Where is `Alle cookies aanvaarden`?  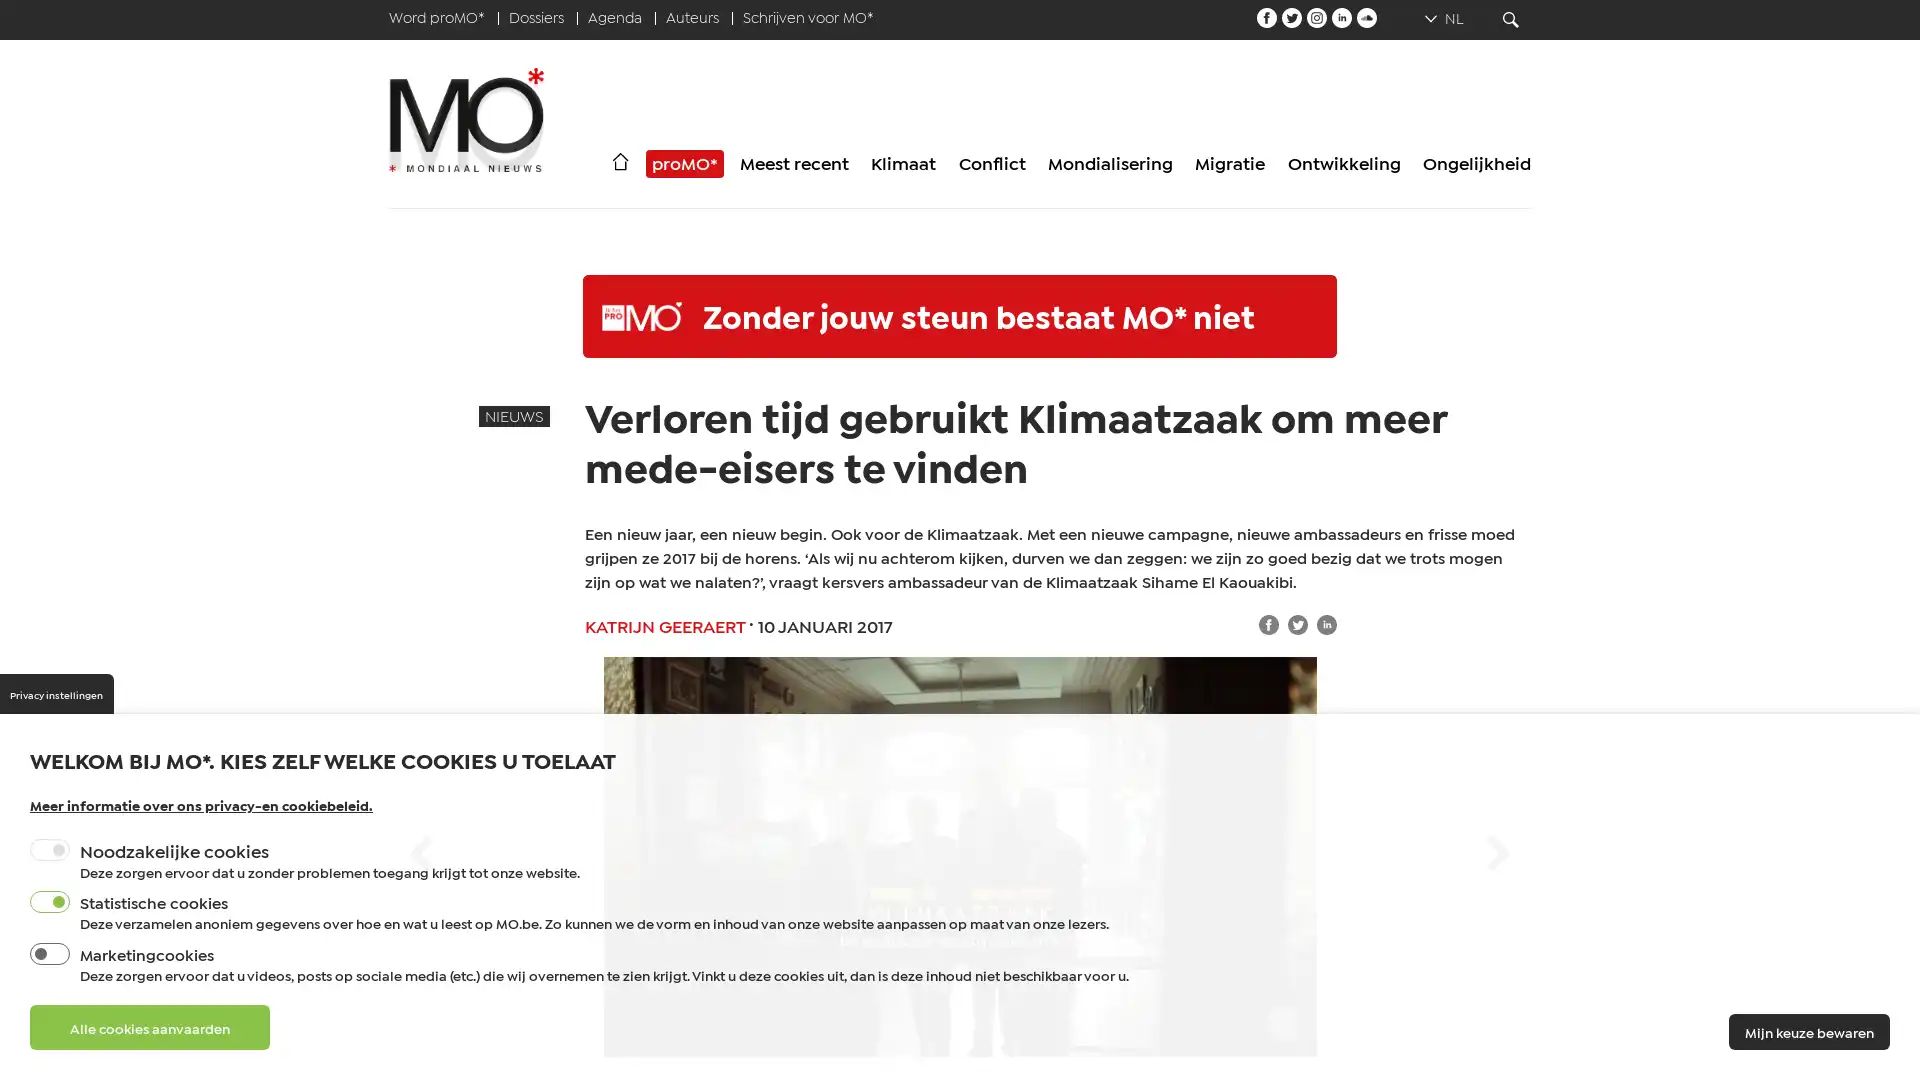 Alle cookies aanvaarden is located at coordinates (148, 1026).